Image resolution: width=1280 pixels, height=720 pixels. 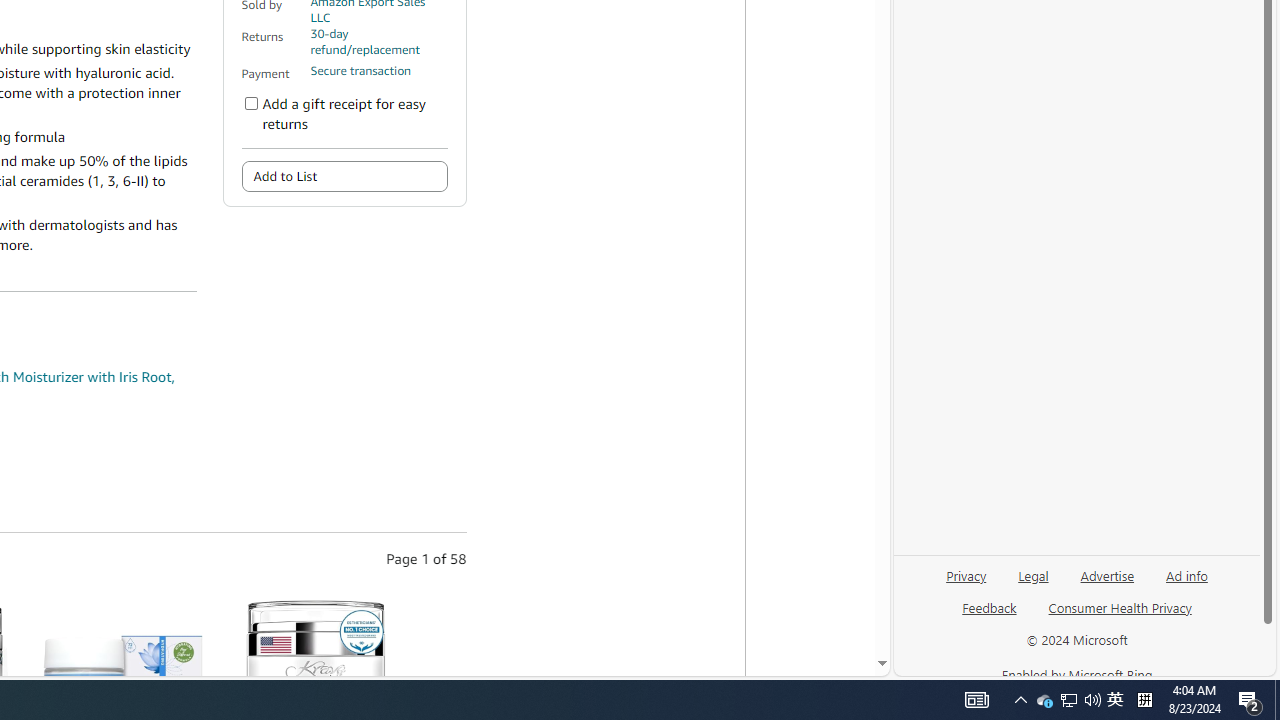 I want to click on 'Add to List', so click(x=344, y=175).